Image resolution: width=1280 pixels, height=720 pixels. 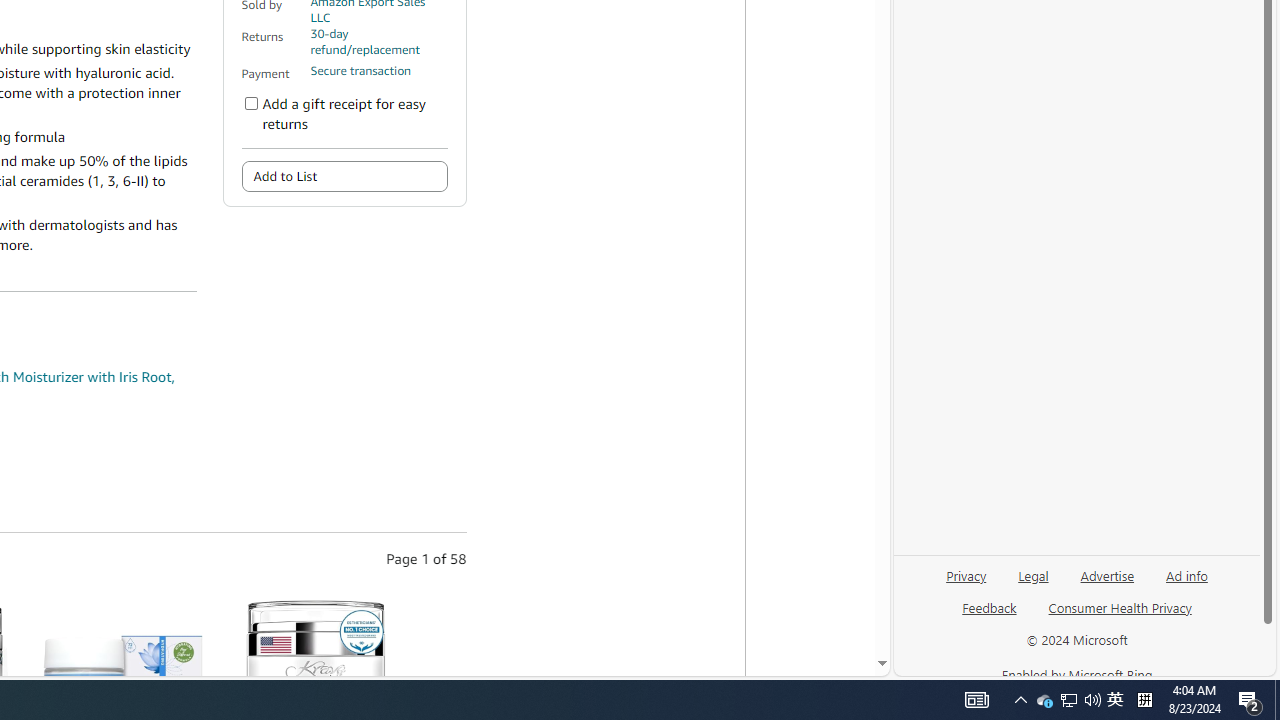 I want to click on 'Add to List', so click(x=344, y=175).